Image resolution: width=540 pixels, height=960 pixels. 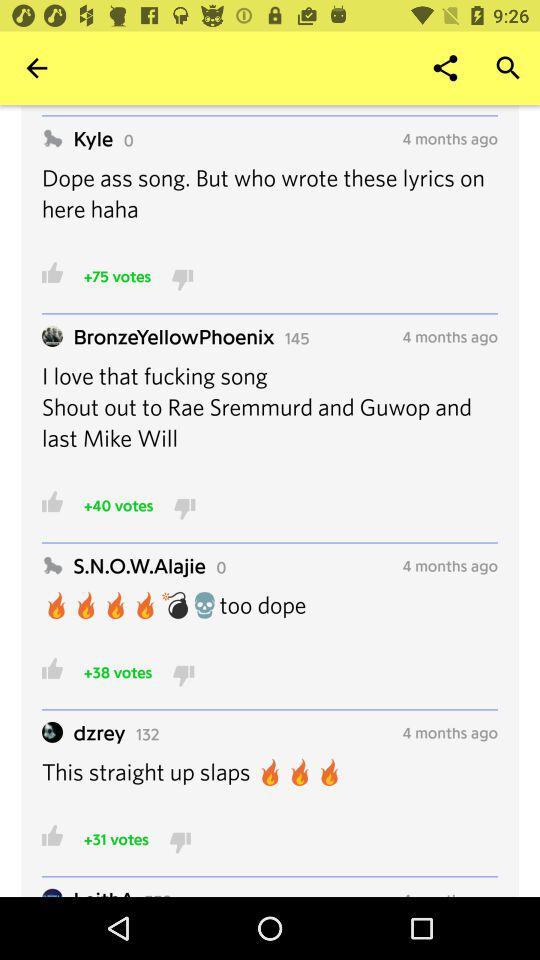 What do you see at coordinates (270, 784) in the screenshot?
I see `the item below dzrey` at bounding box center [270, 784].